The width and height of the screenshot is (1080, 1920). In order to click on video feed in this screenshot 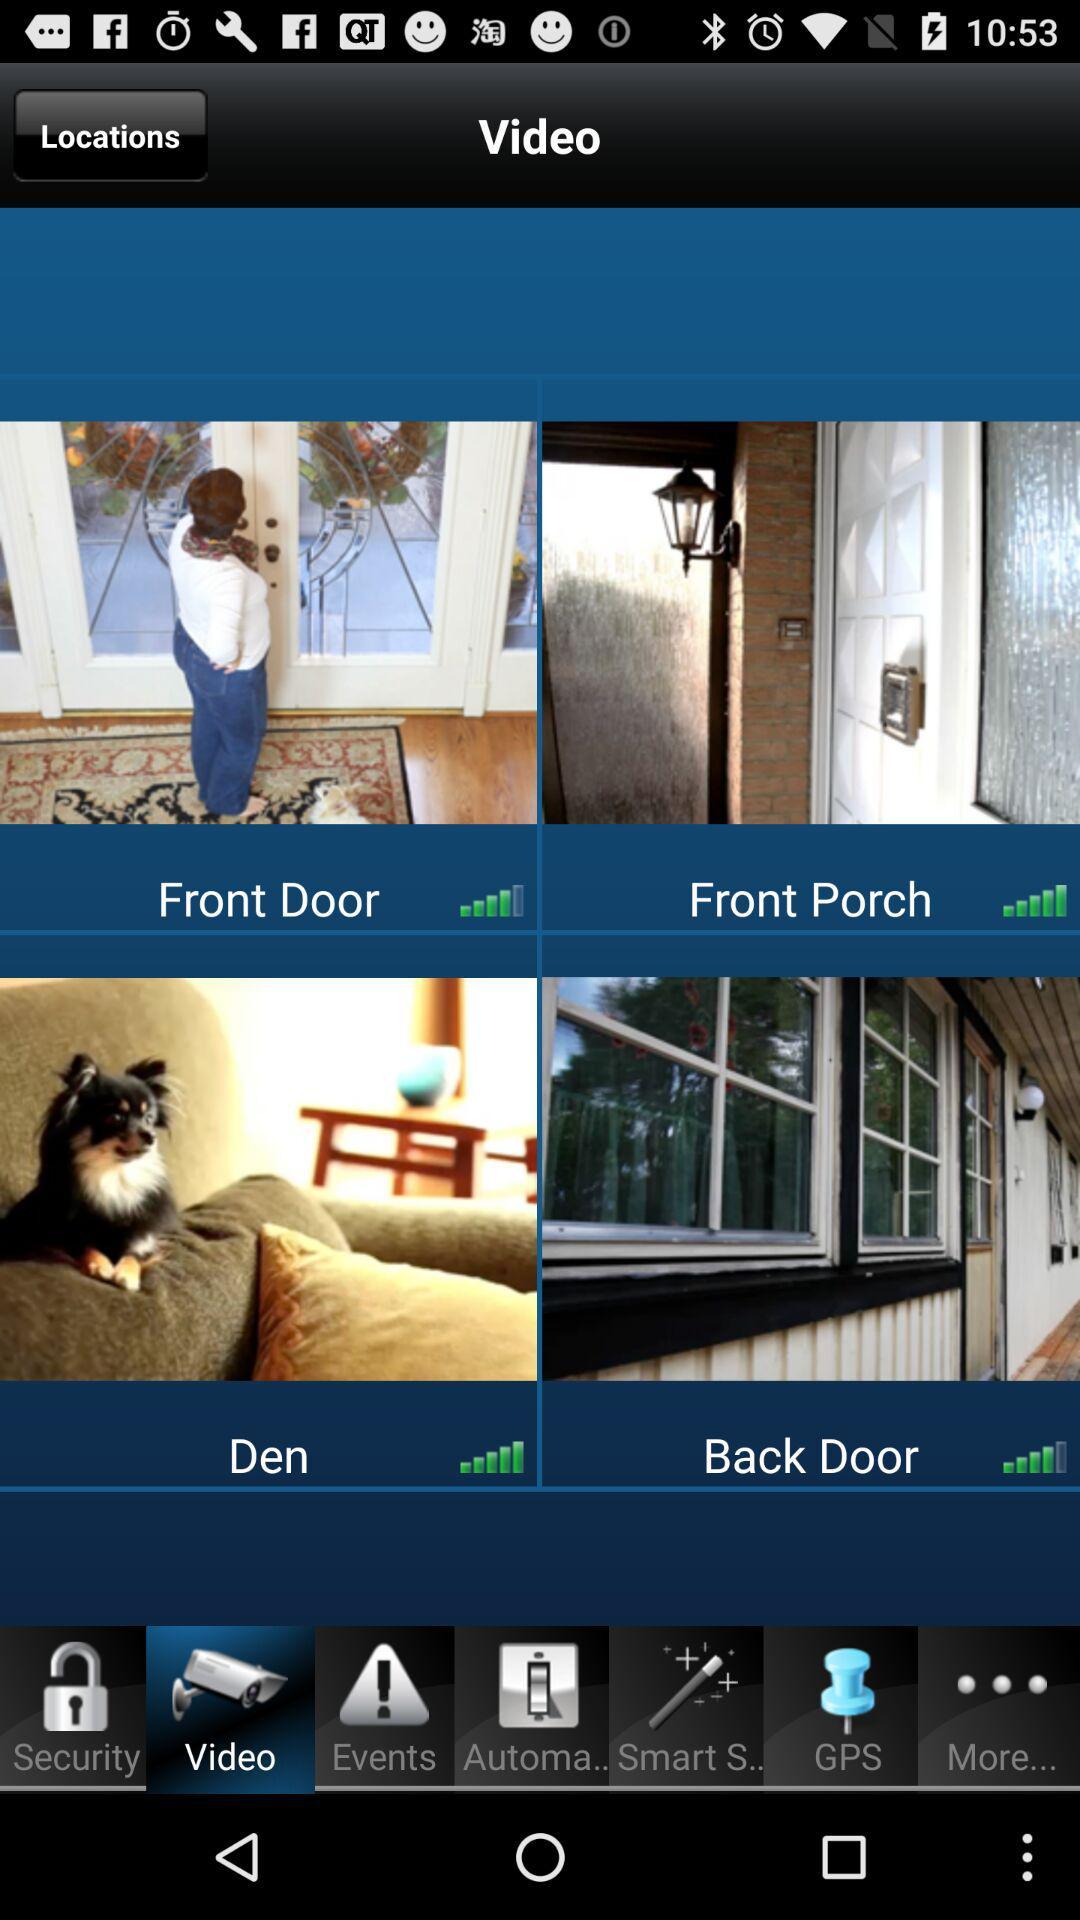, I will do `click(811, 1179)`.